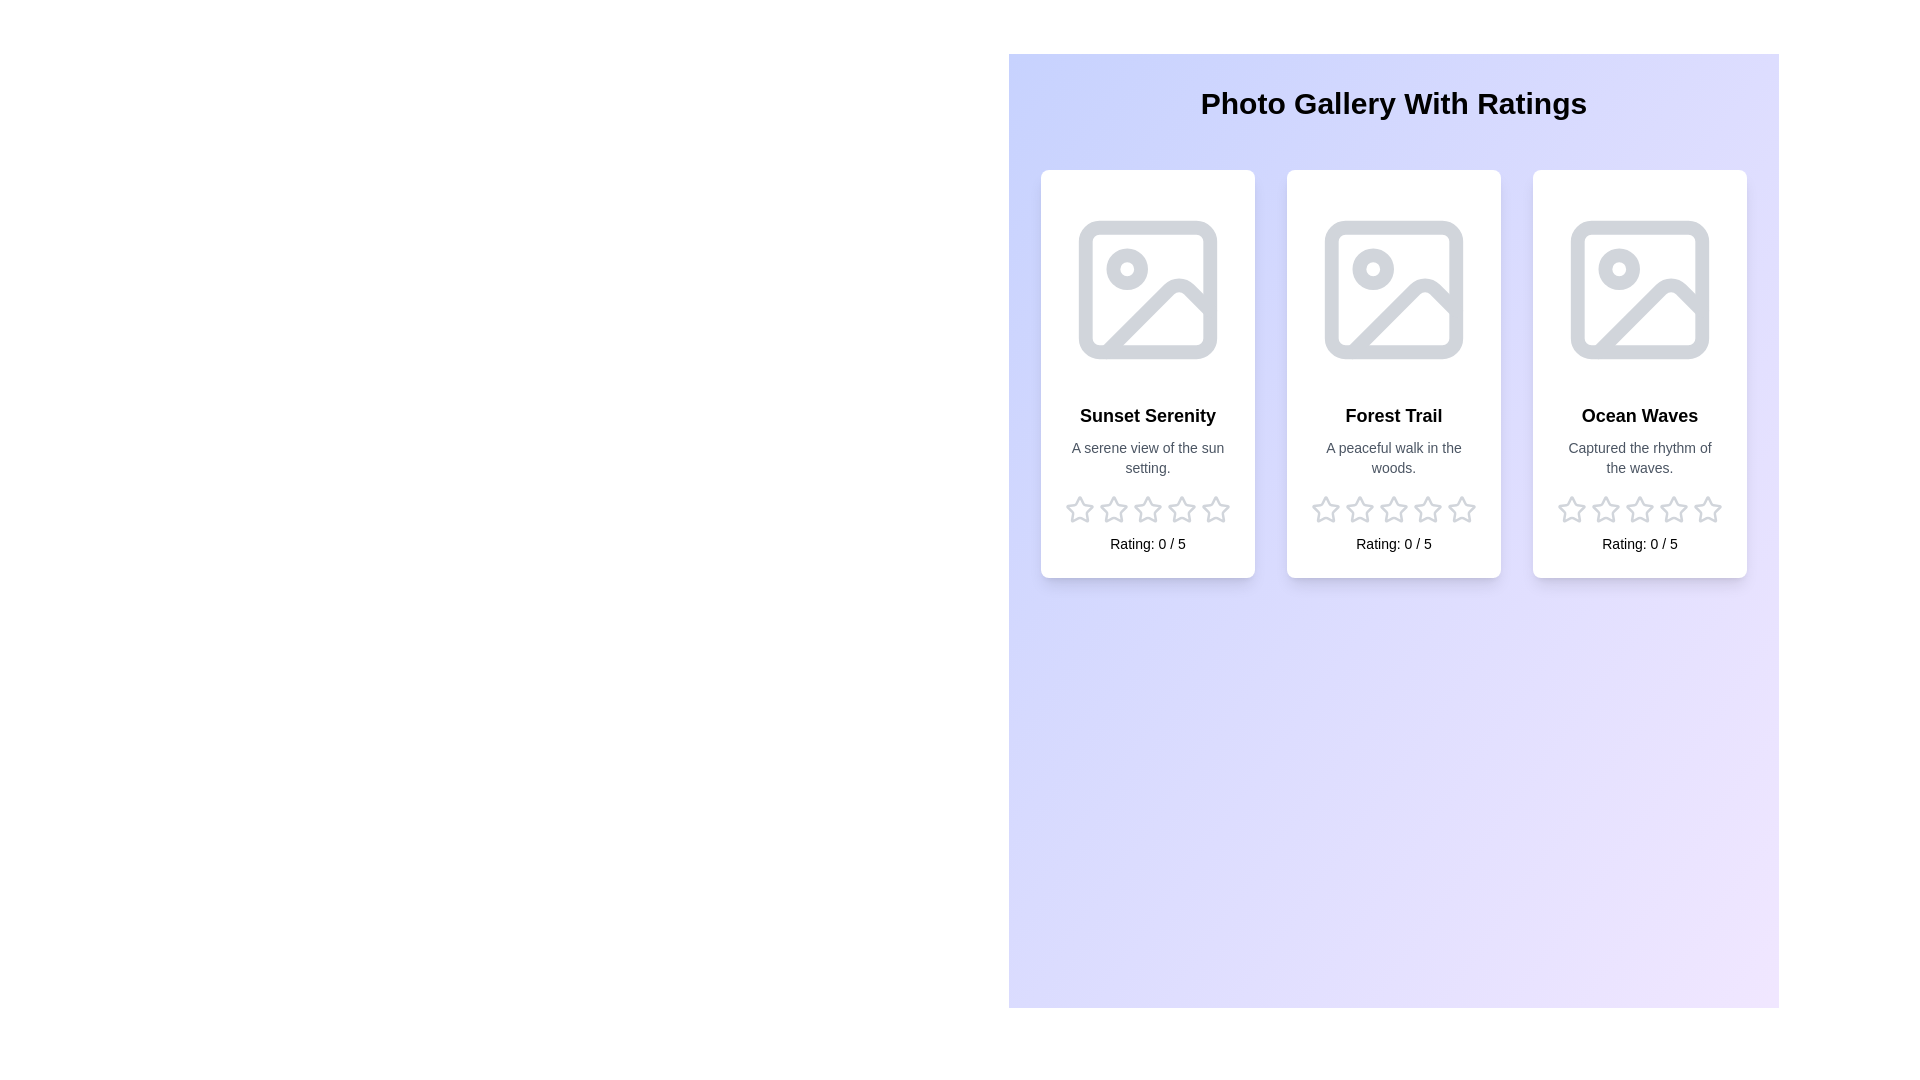 This screenshot has width=1920, height=1080. I want to click on the star corresponding to the rating 4 for the image Ocean Waves, so click(1674, 508).